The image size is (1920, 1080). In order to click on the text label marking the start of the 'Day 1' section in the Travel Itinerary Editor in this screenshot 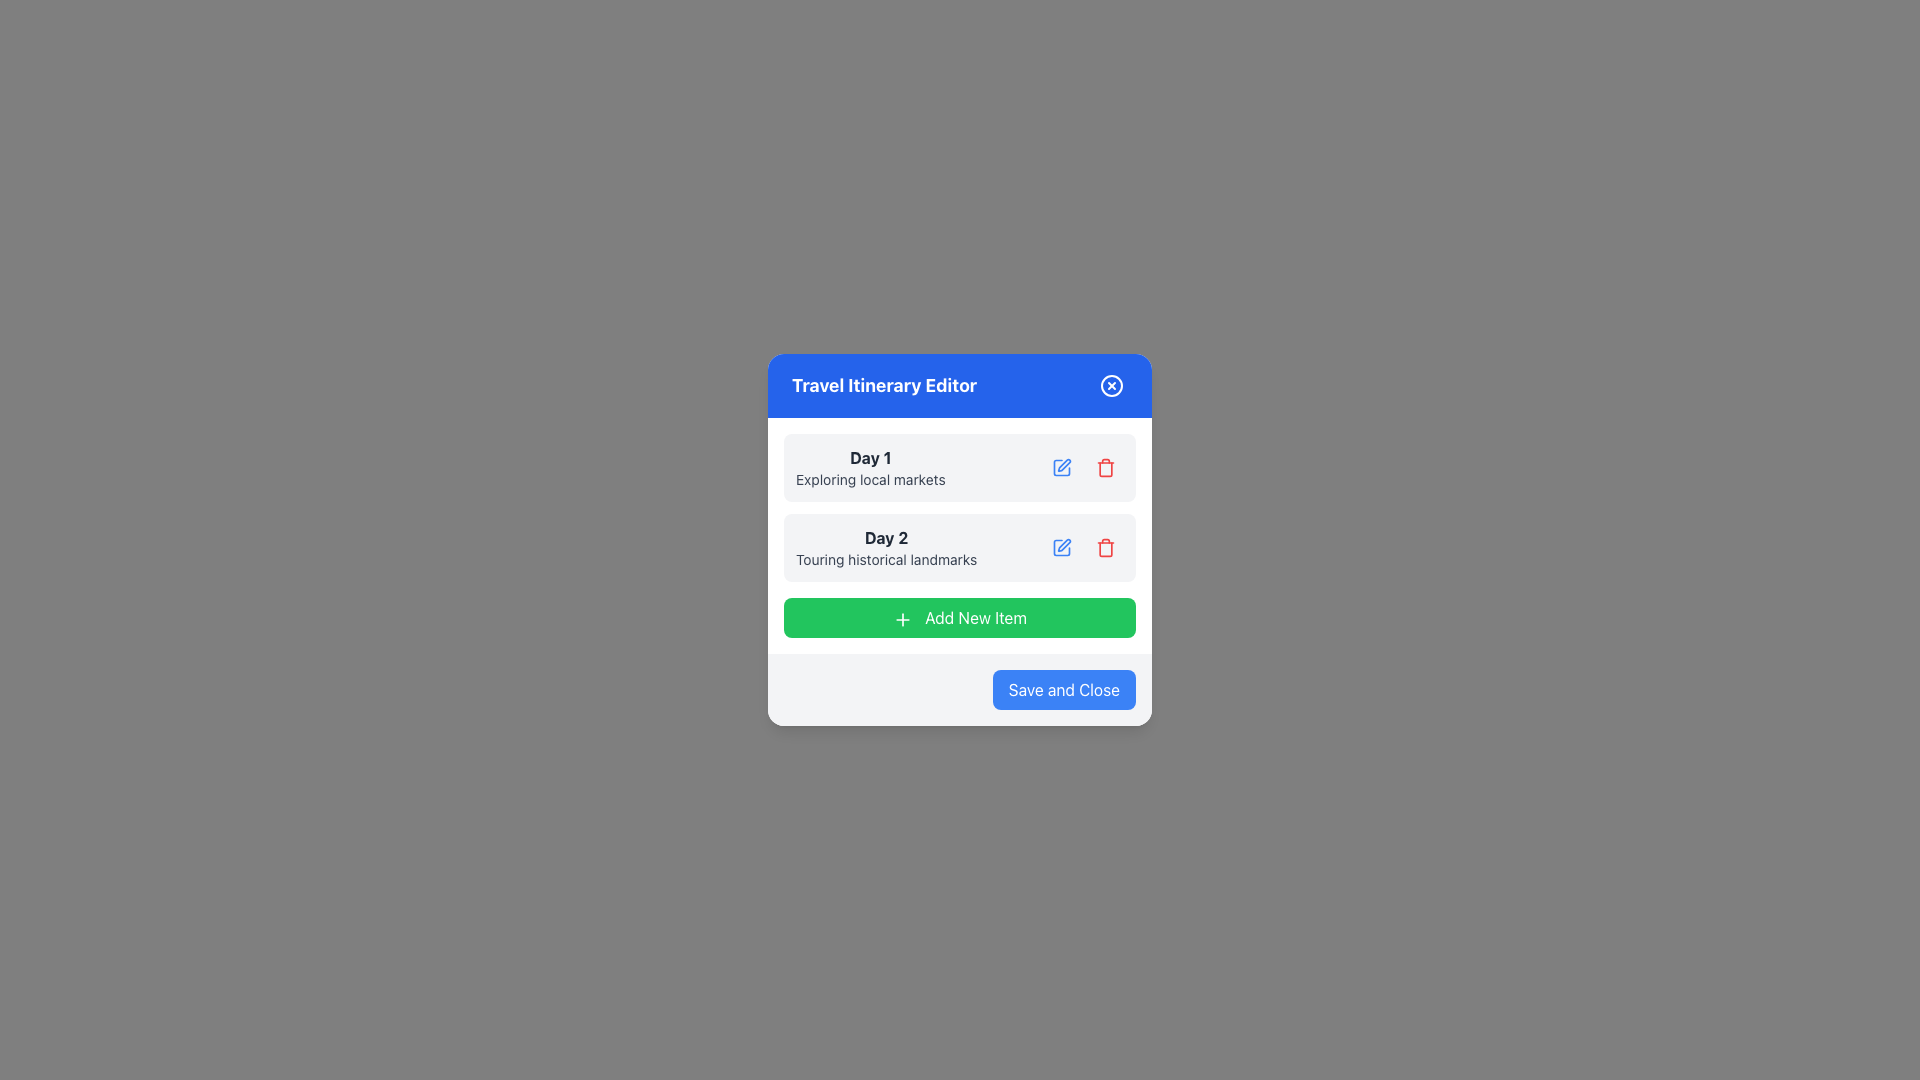, I will do `click(870, 458)`.